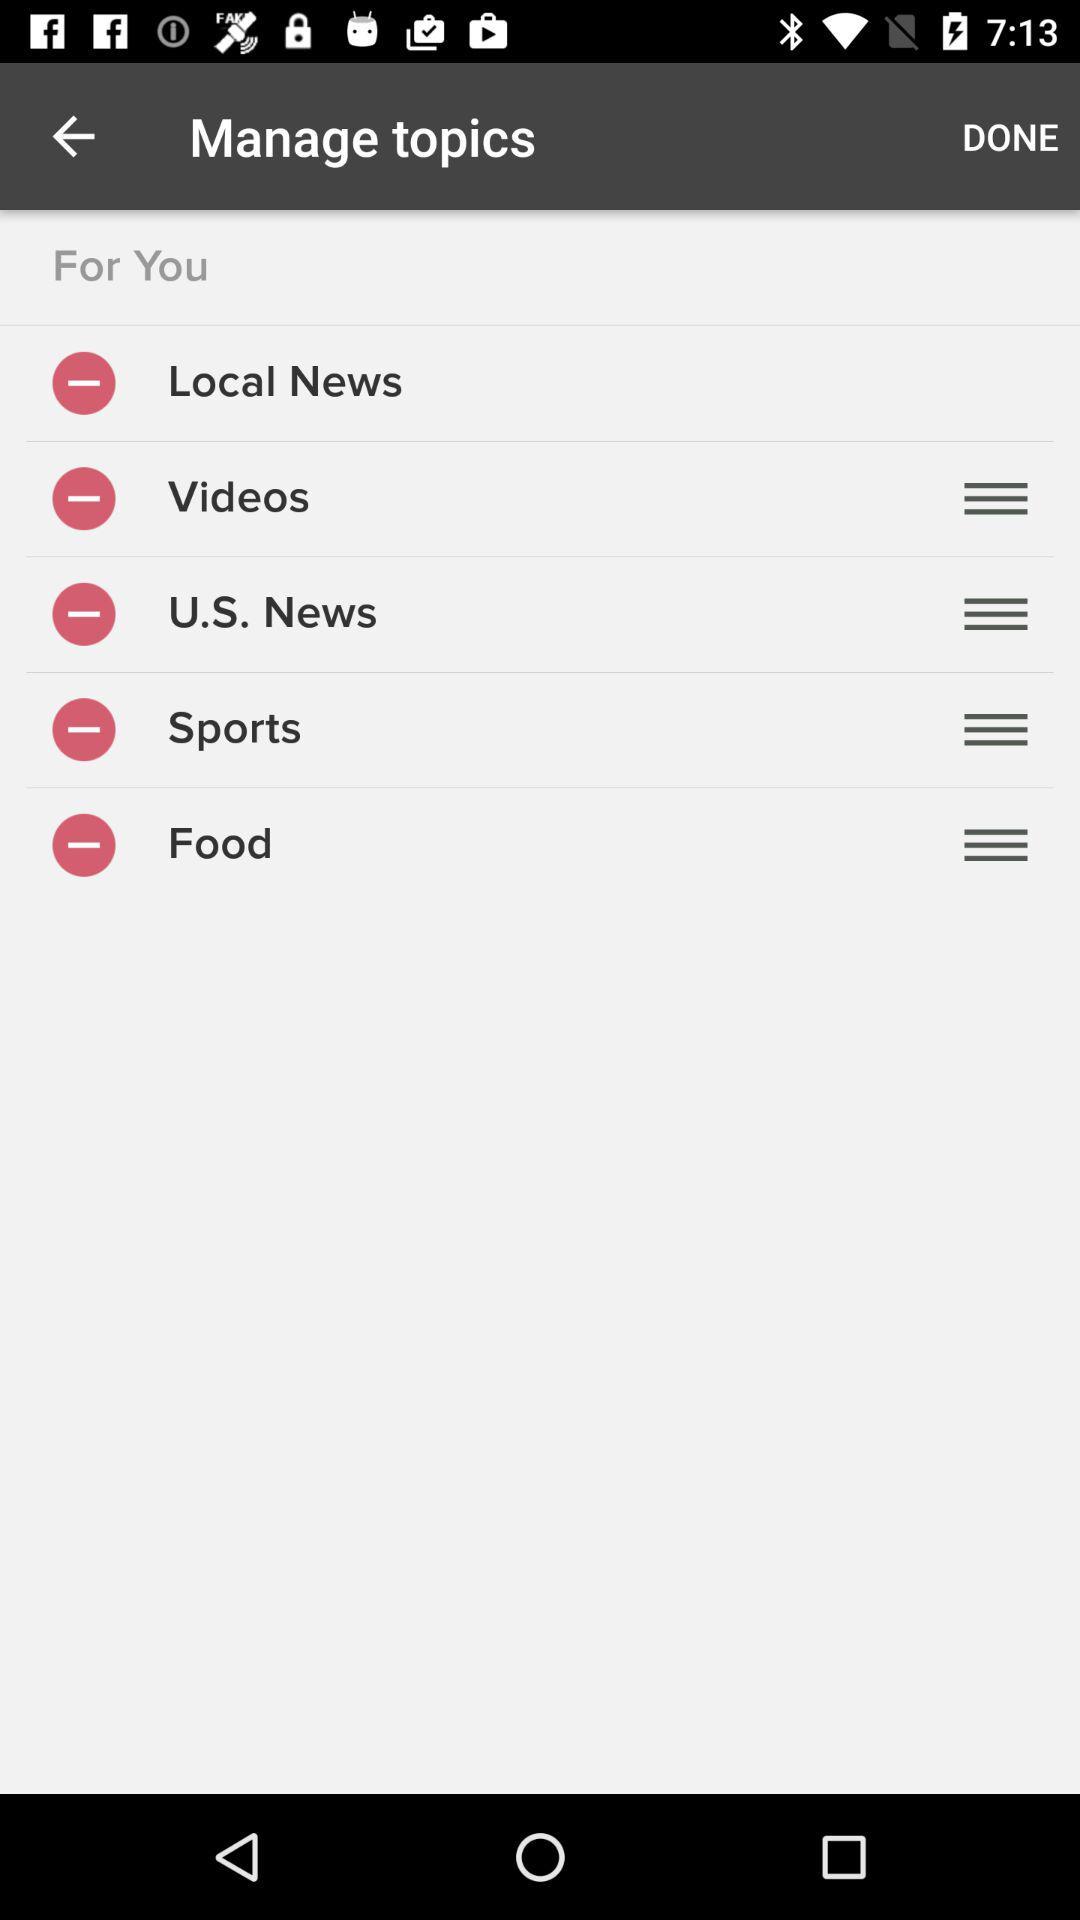 The width and height of the screenshot is (1080, 1920). What do you see at coordinates (83, 498) in the screenshot?
I see `remove videos` at bounding box center [83, 498].